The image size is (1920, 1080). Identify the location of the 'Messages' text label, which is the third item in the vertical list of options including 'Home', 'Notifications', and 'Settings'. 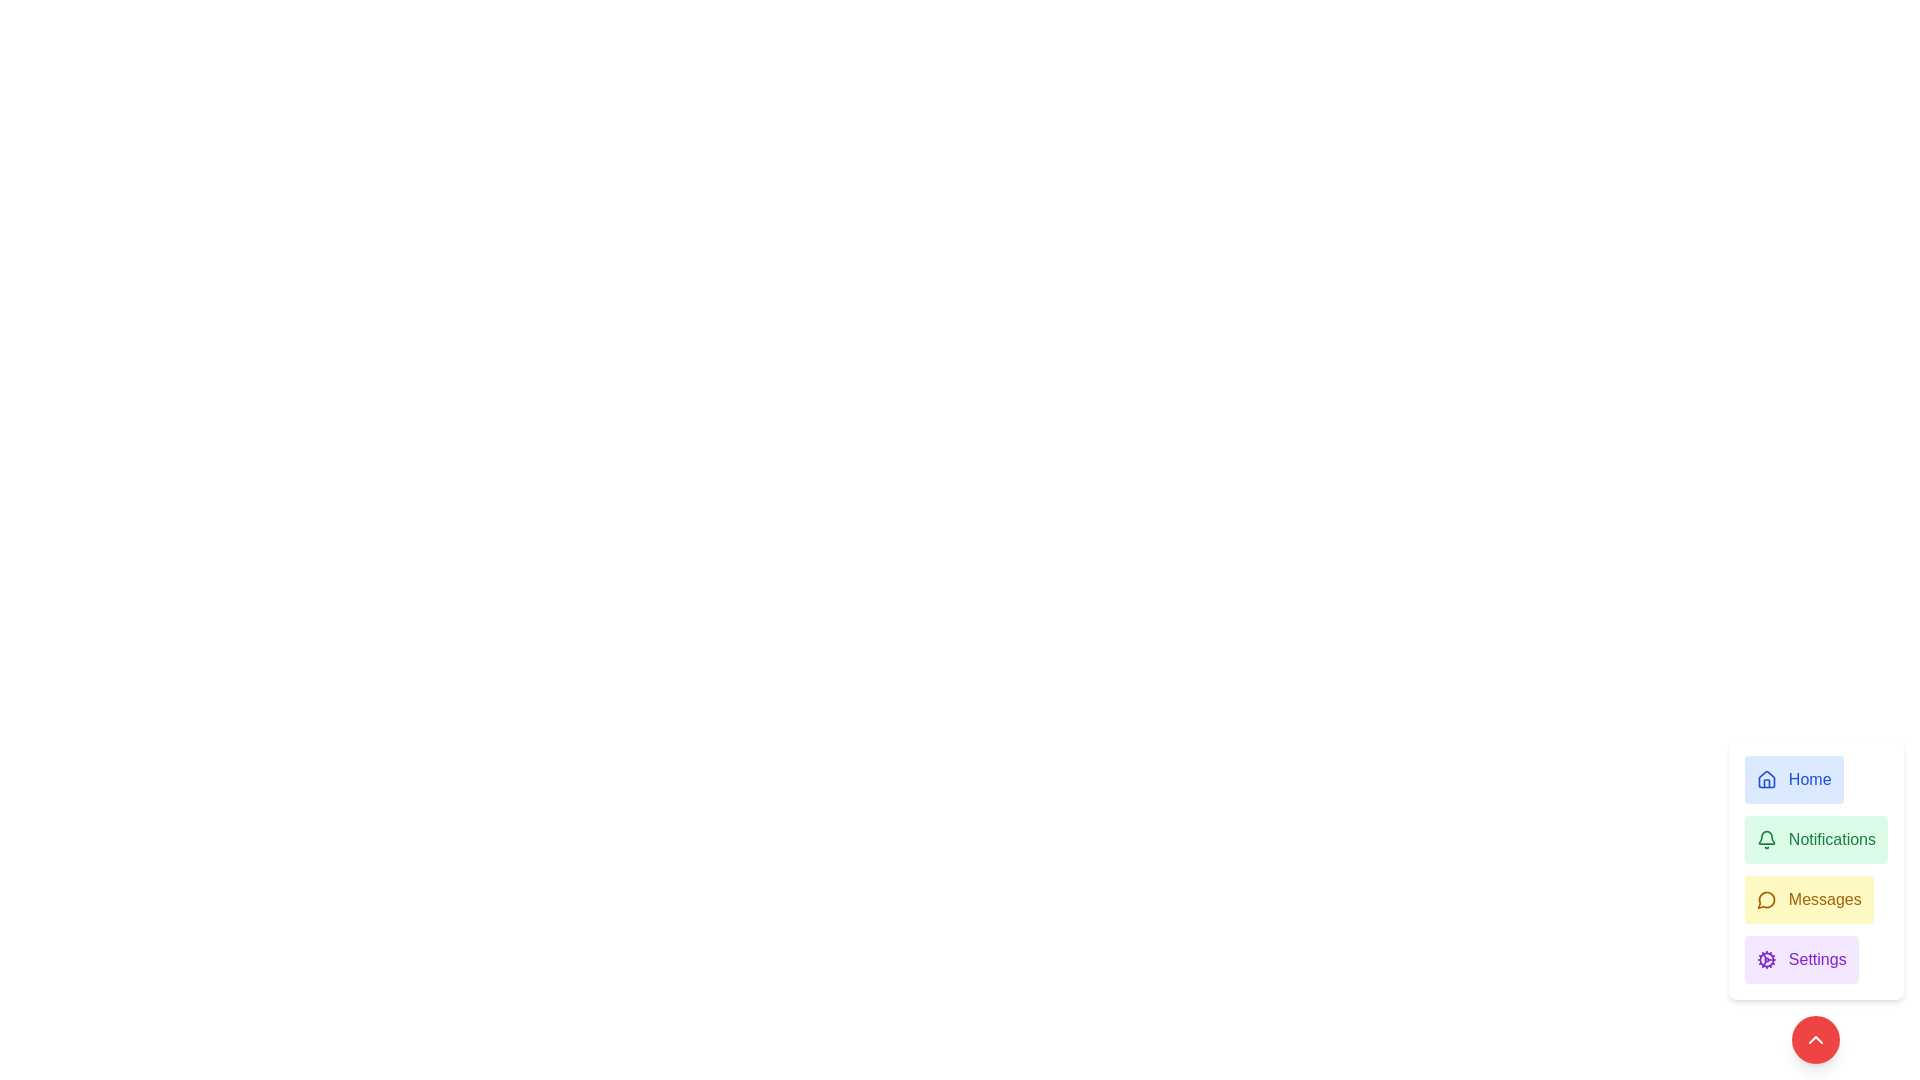
(1825, 898).